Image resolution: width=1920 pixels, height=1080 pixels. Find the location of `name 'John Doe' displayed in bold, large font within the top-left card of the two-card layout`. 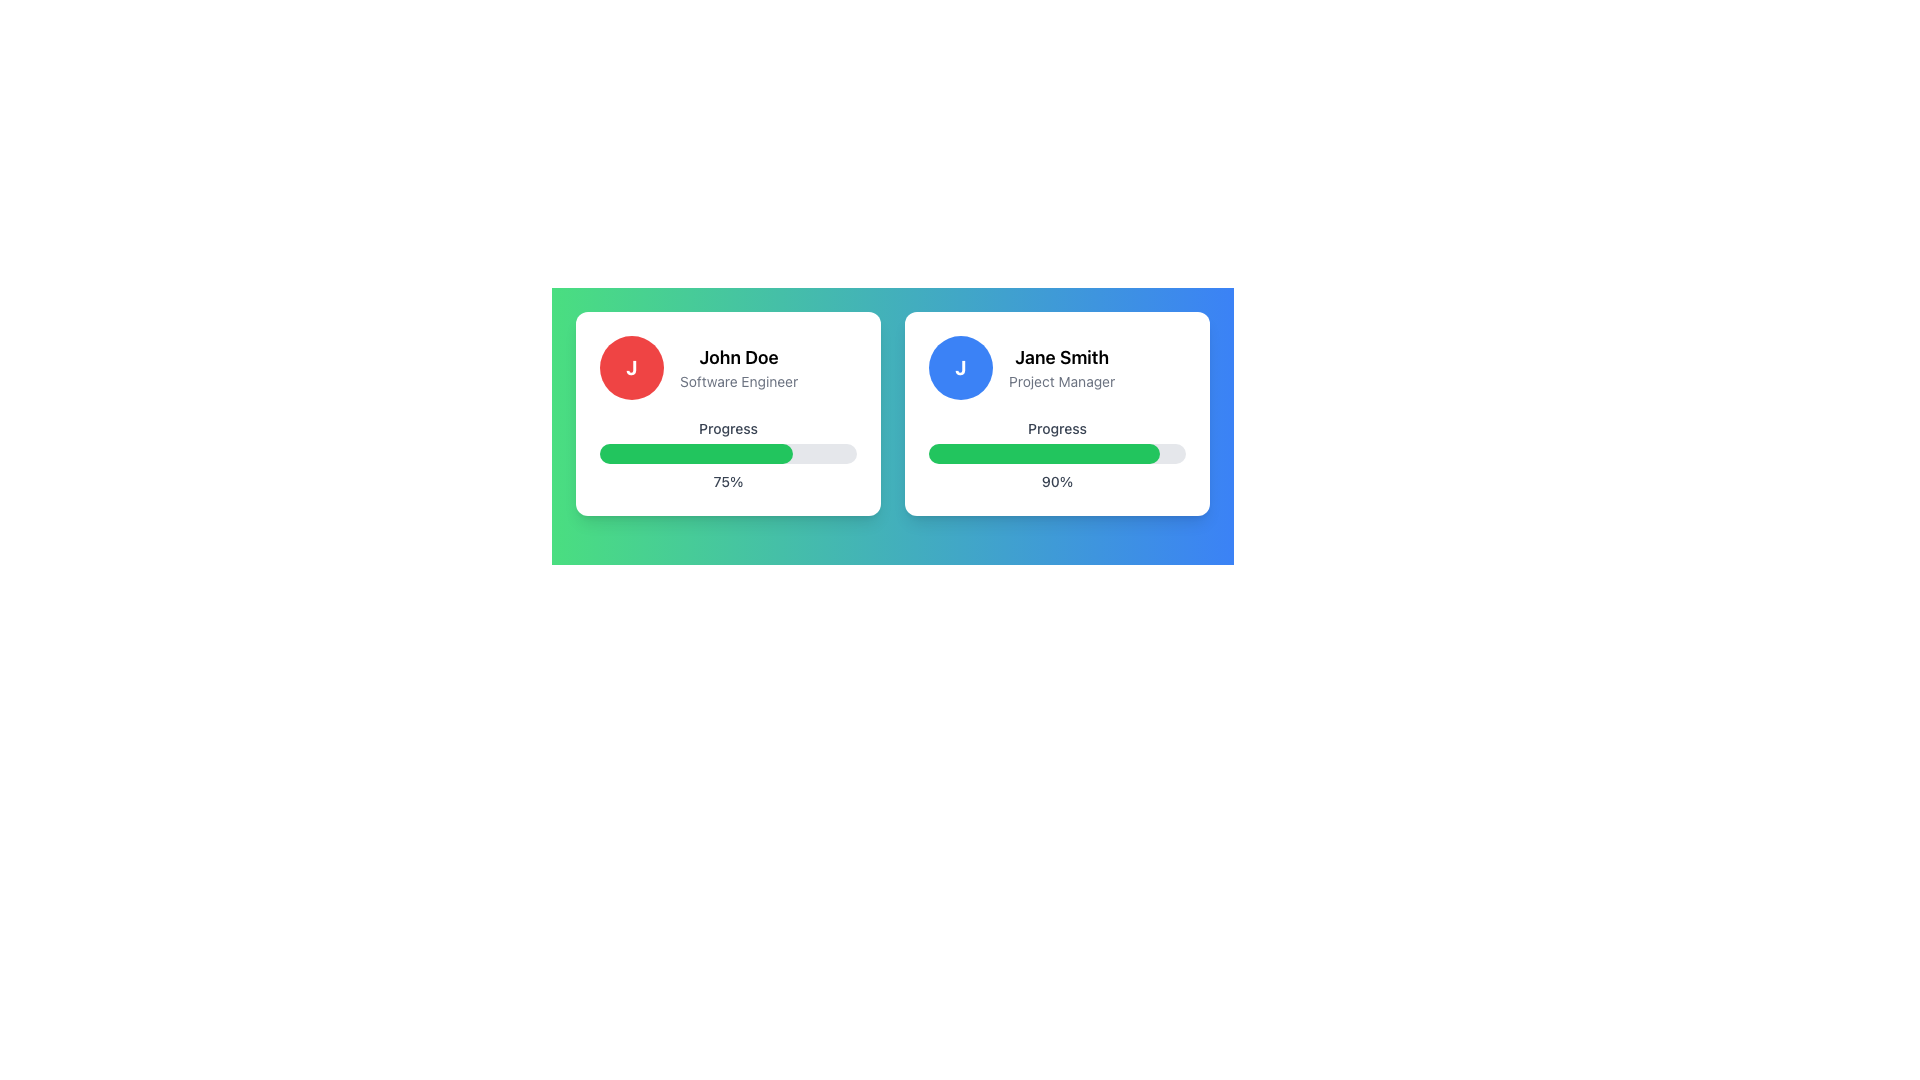

name 'John Doe' displayed in bold, large font within the top-left card of the two-card layout is located at coordinates (738, 357).